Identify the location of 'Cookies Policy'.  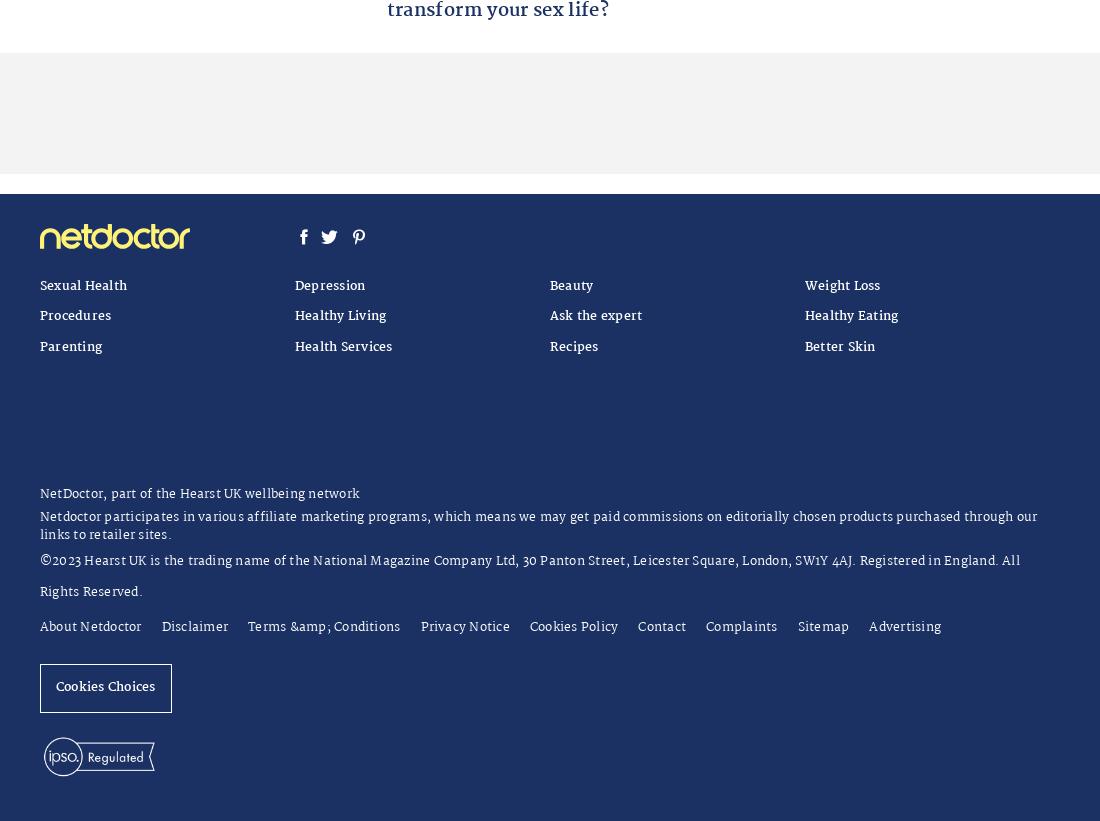
(572, 627).